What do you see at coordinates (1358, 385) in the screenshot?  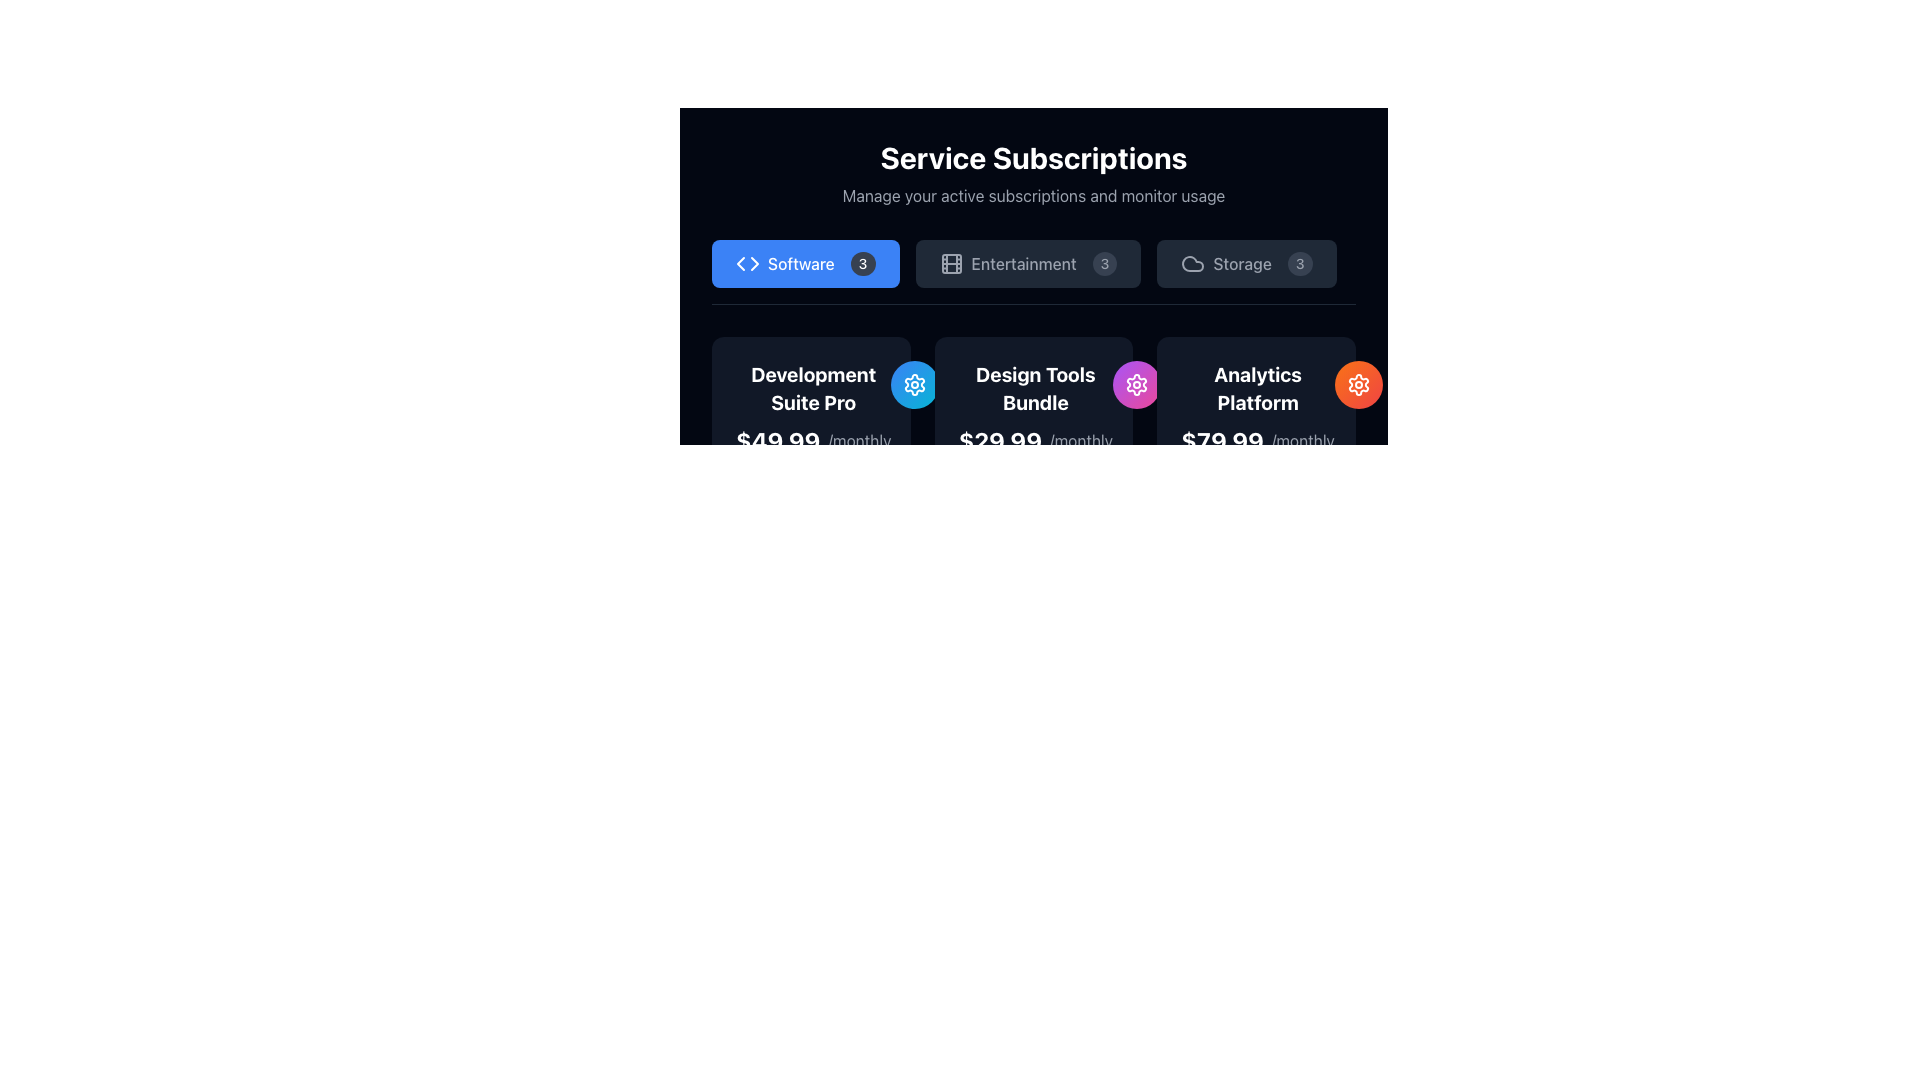 I see `the settings icon located at the bottom-right of the 'Analytics Platform' pricing card` at bounding box center [1358, 385].